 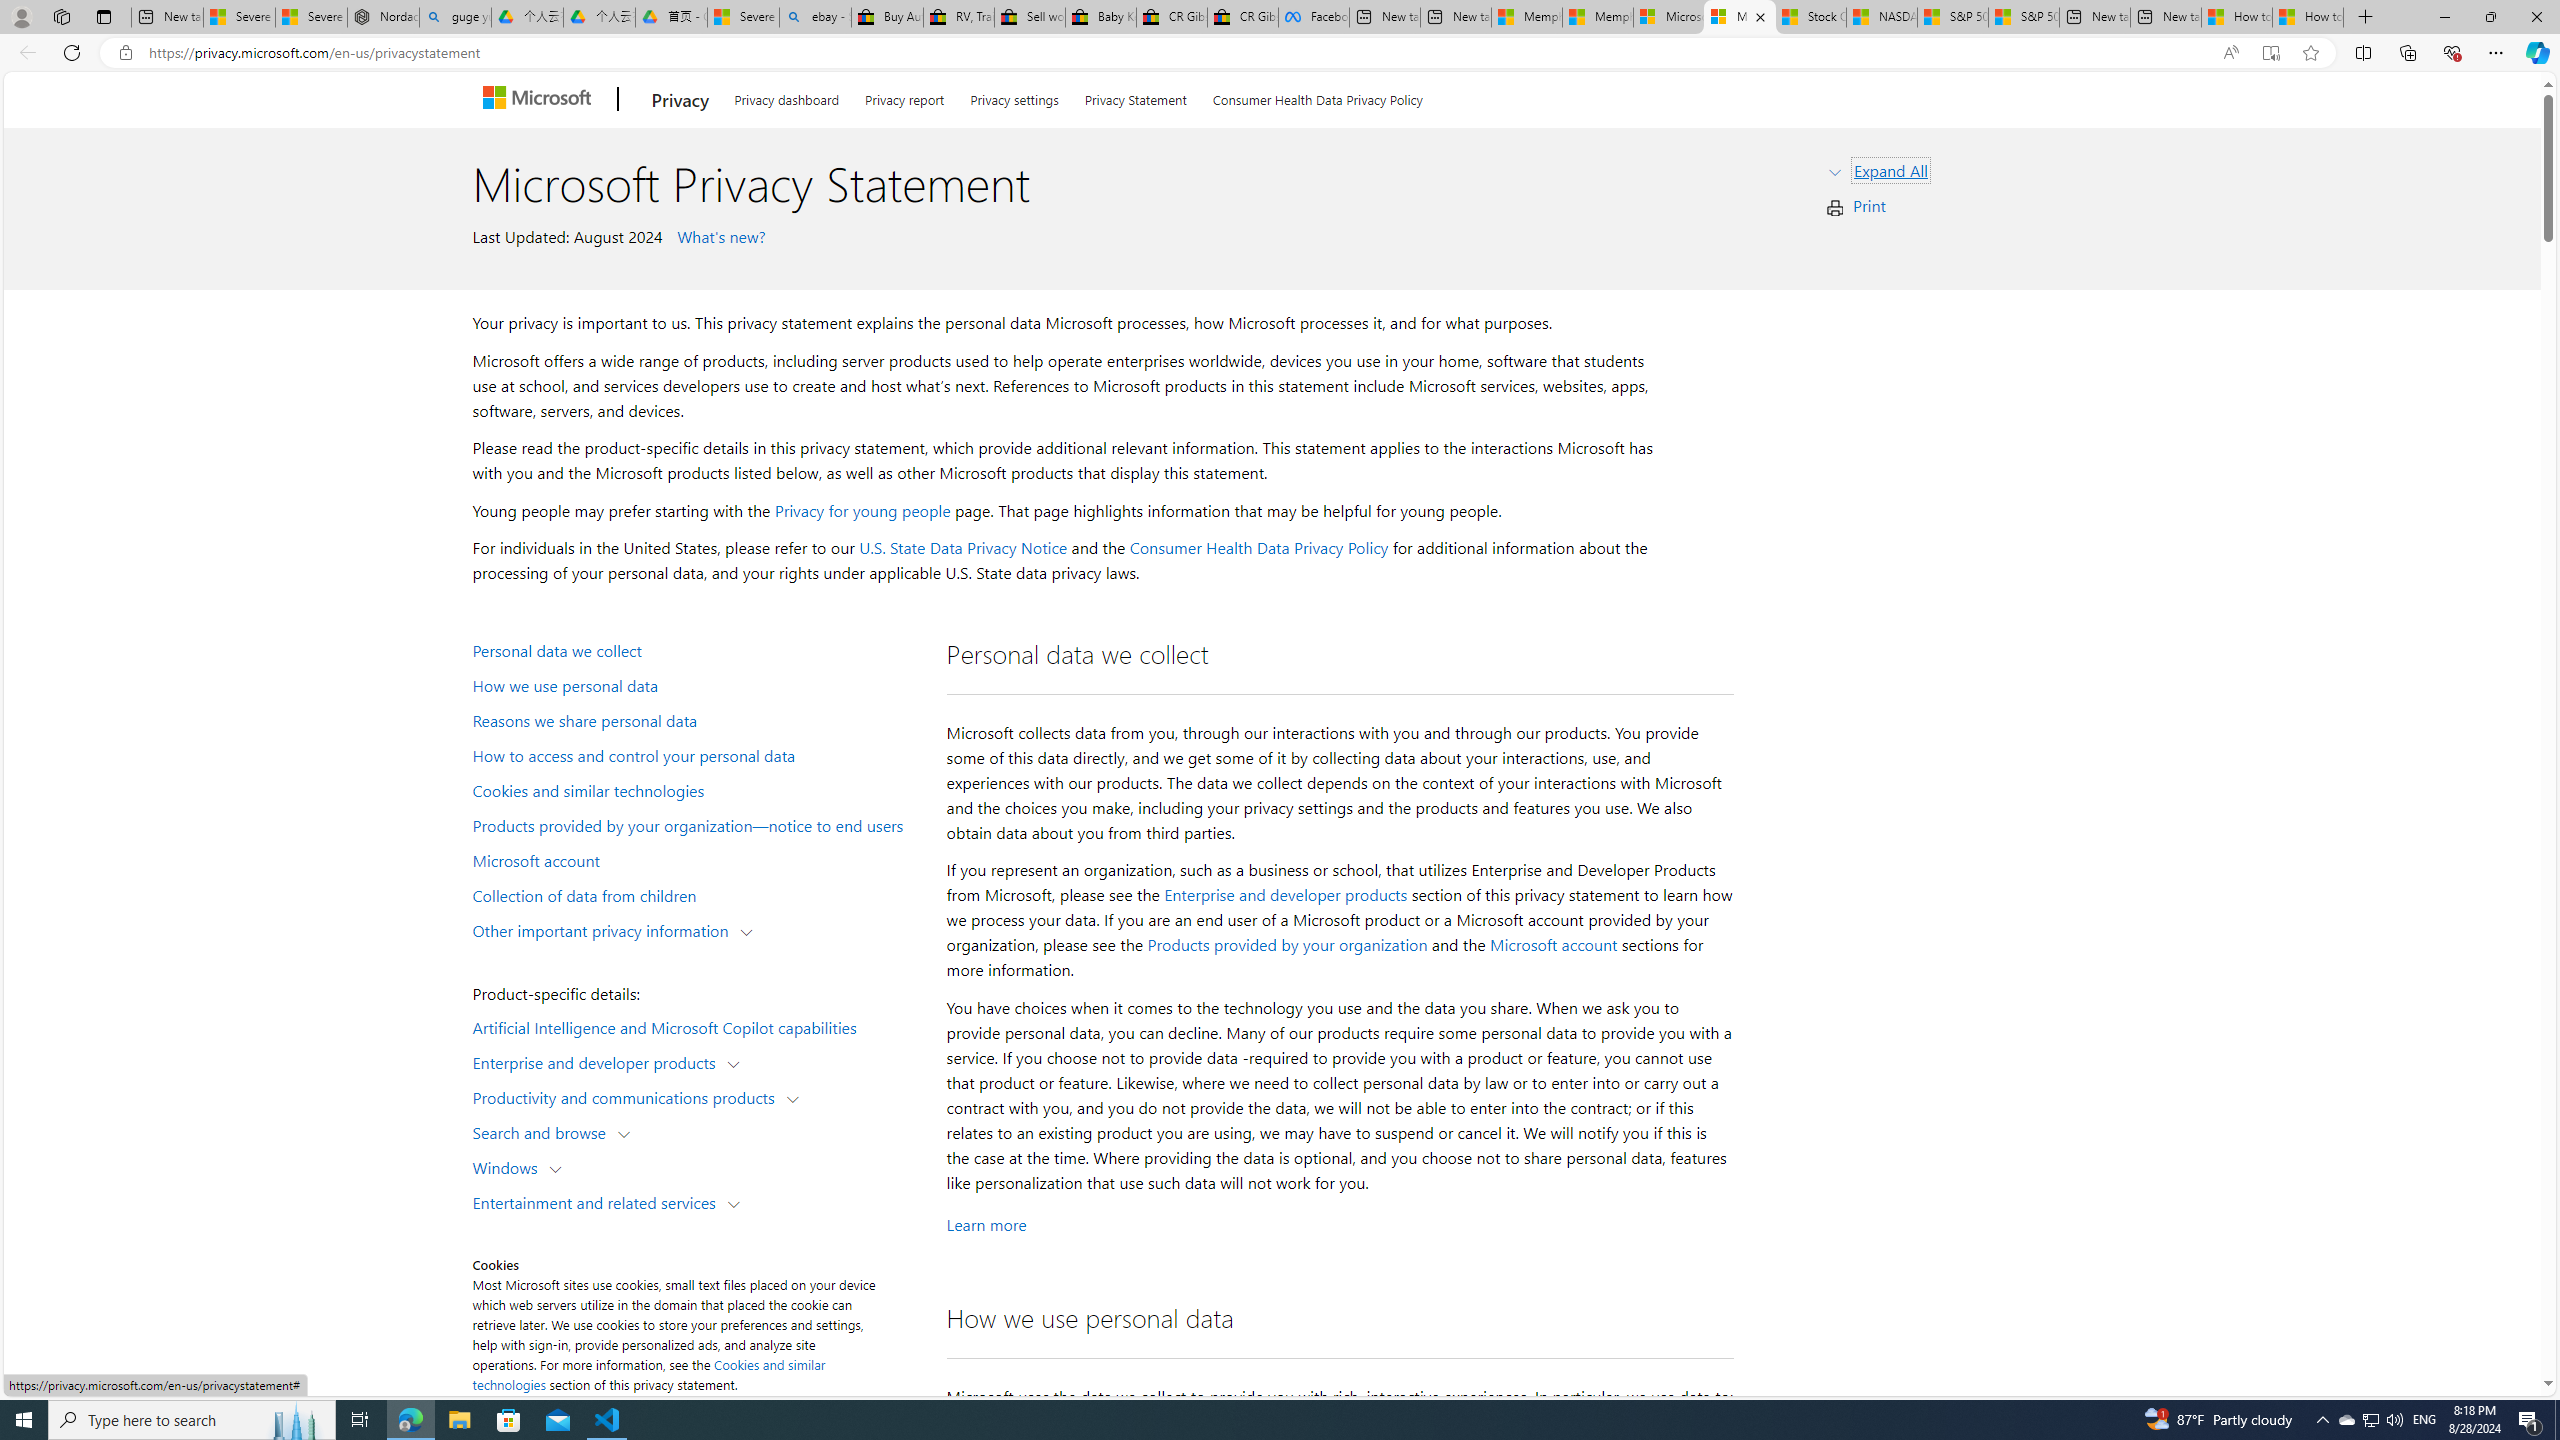 What do you see at coordinates (696, 893) in the screenshot?
I see `'Collection of data from children'` at bounding box center [696, 893].